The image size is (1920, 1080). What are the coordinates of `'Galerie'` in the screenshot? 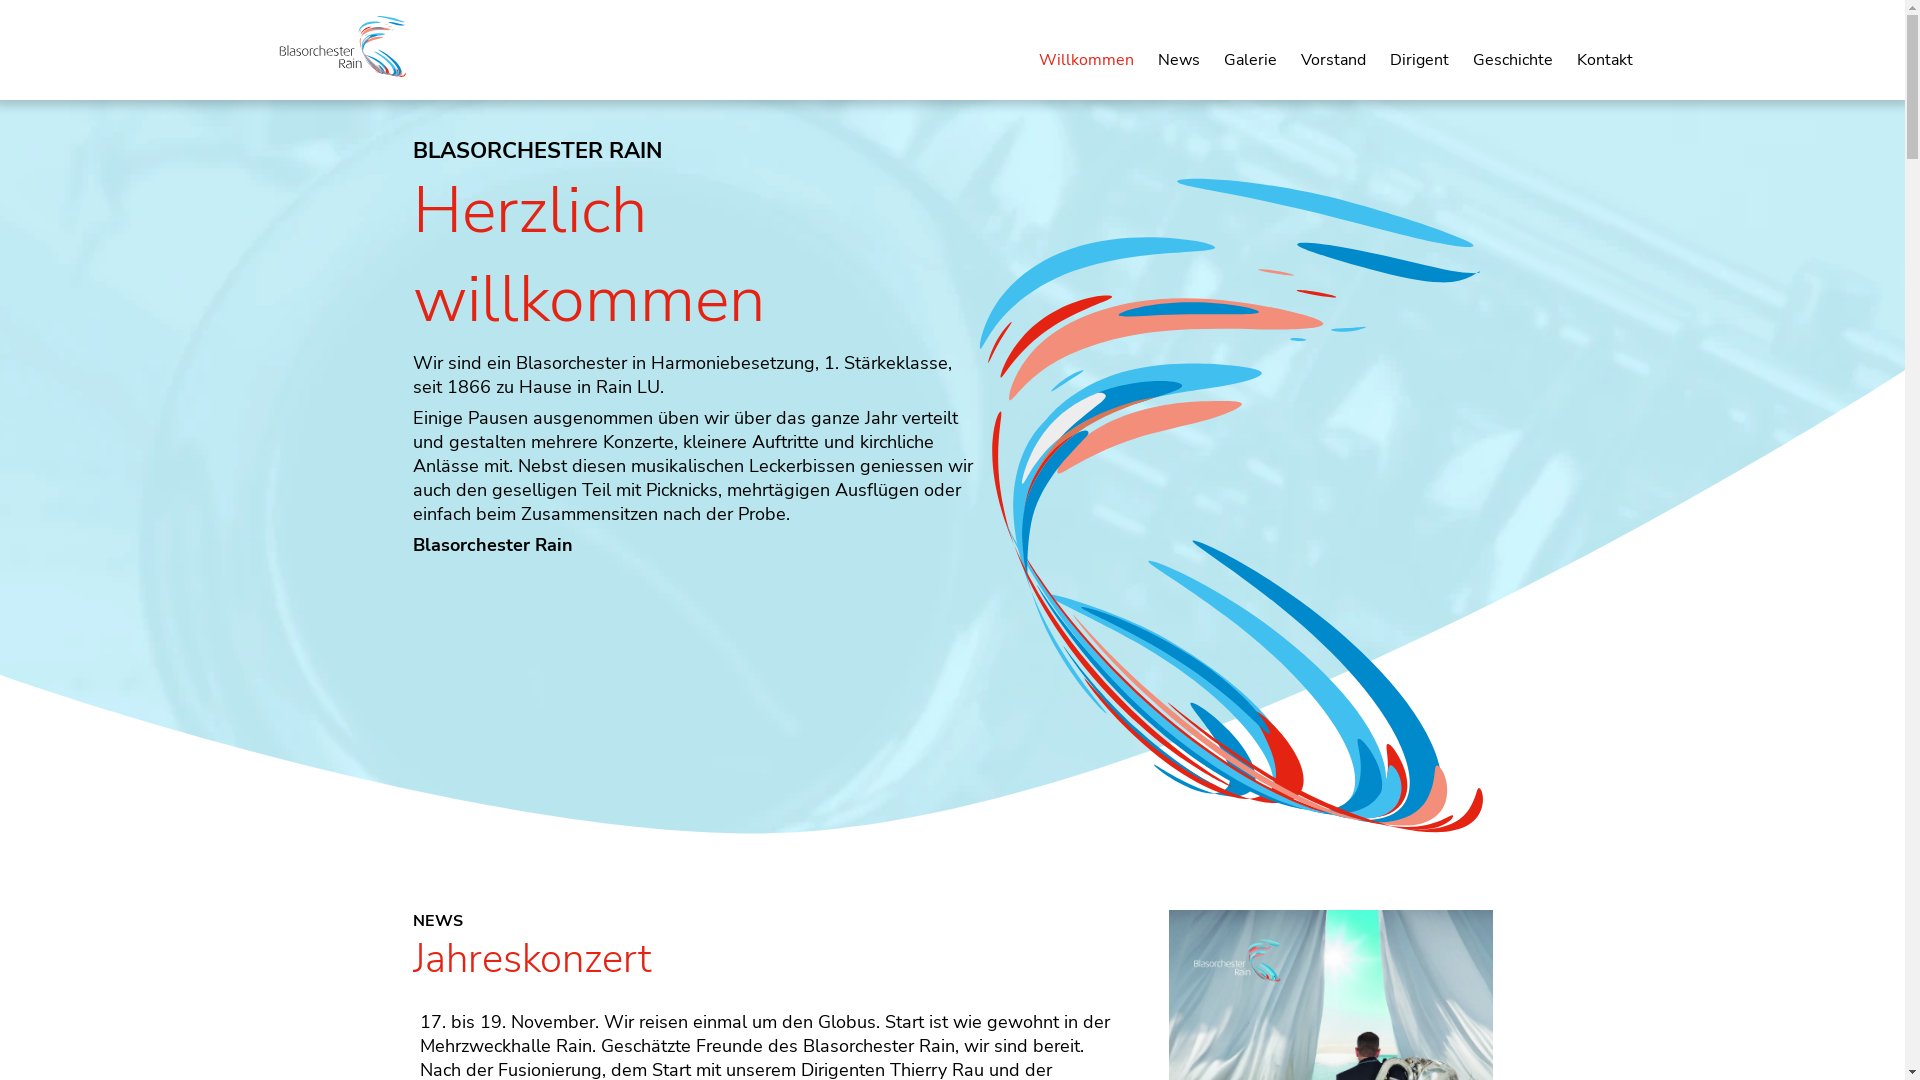 It's located at (1249, 59).